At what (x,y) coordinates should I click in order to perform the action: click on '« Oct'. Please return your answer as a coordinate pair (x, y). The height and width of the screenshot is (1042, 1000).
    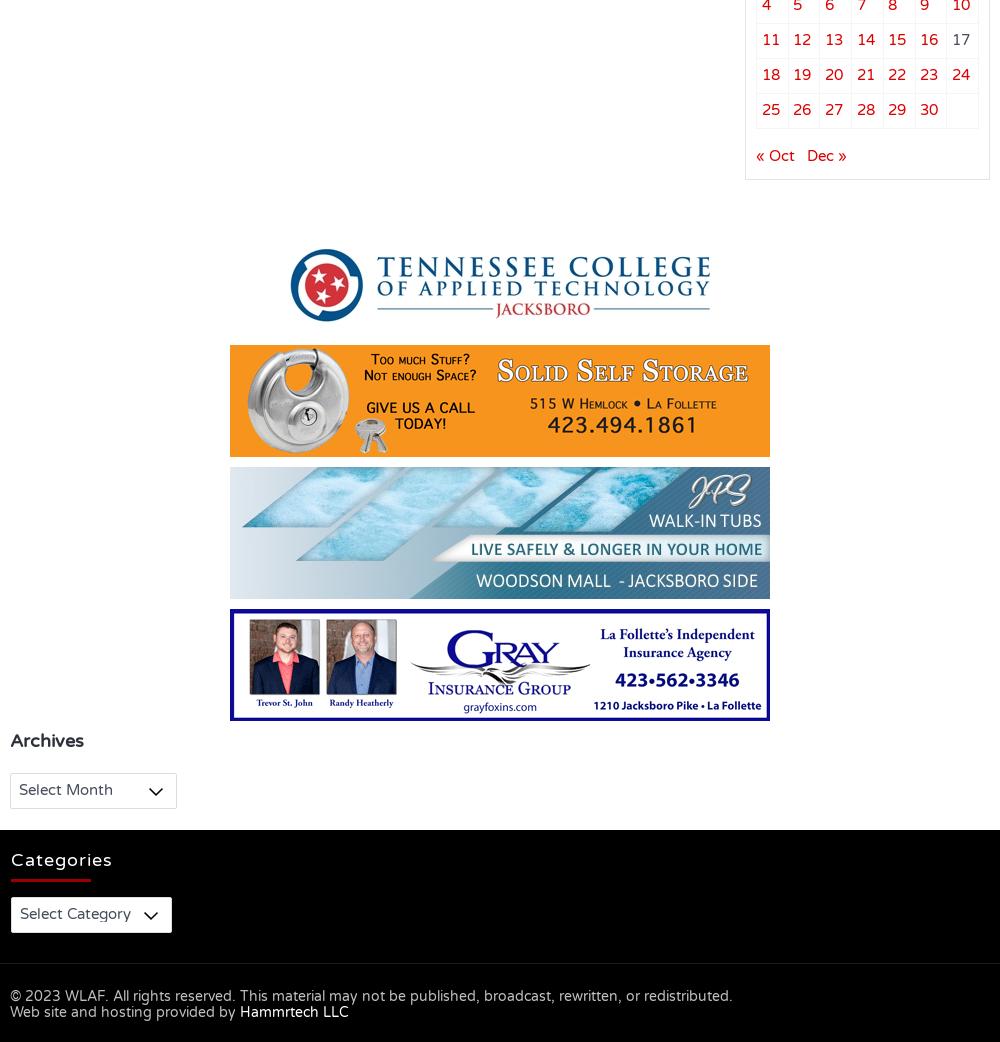
    Looking at the image, I should click on (775, 155).